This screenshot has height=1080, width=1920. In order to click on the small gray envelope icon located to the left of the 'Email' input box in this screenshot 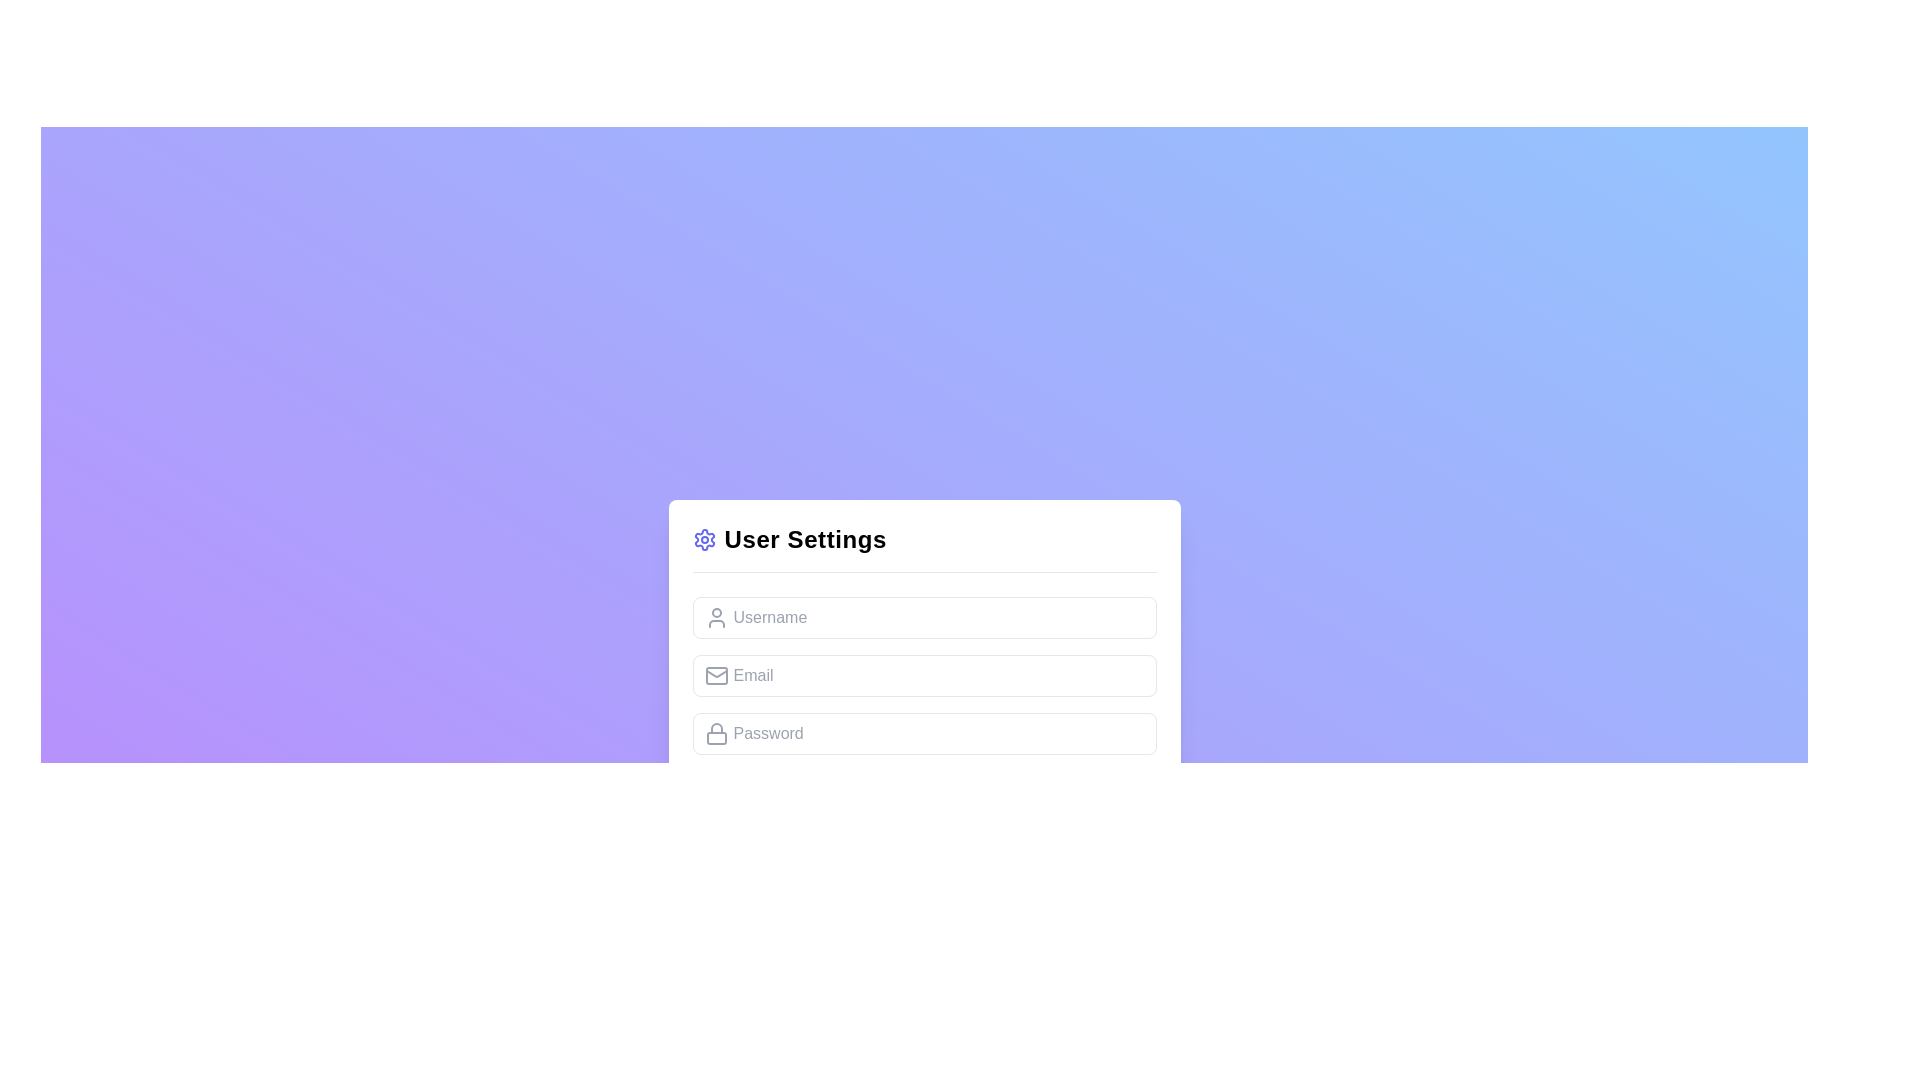, I will do `click(716, 675)`.